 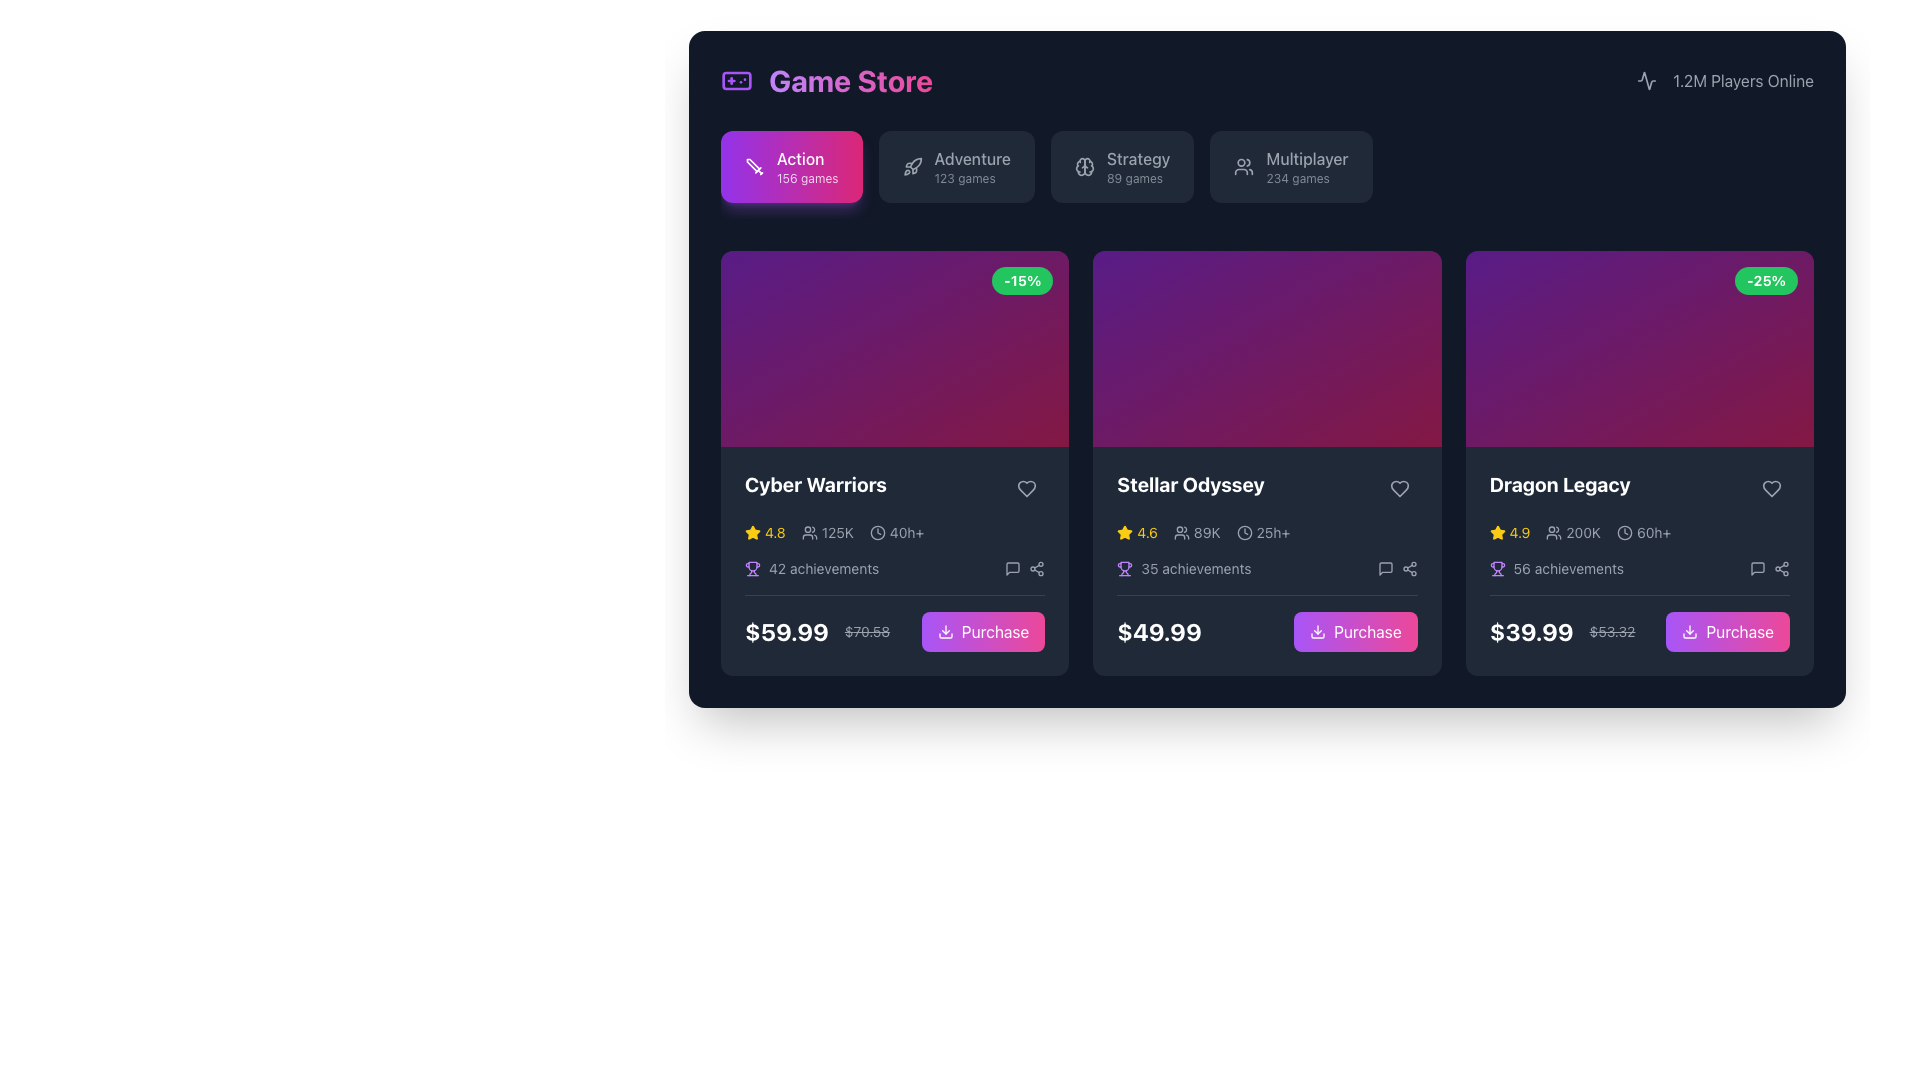 I want to click on the share icon located in the grouped element containing a speech bubble and share symbol on the third card titled 'Cyber Warriors', so click(x=1025, y=568).